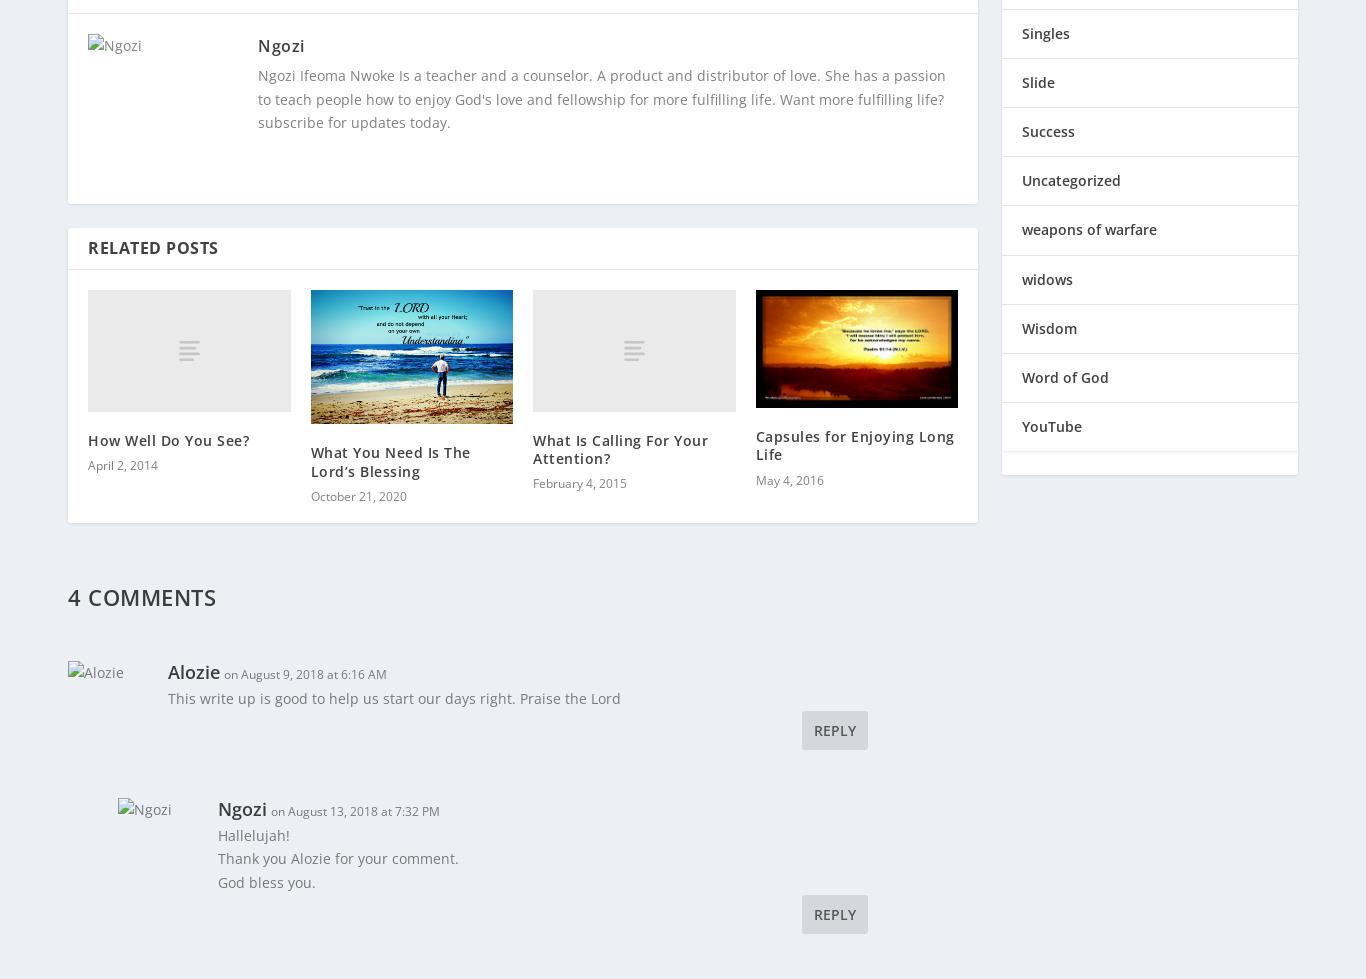  Describe the element at coordinates (141, 582) in the screenshot. I see `'4 Comments'` at that location.